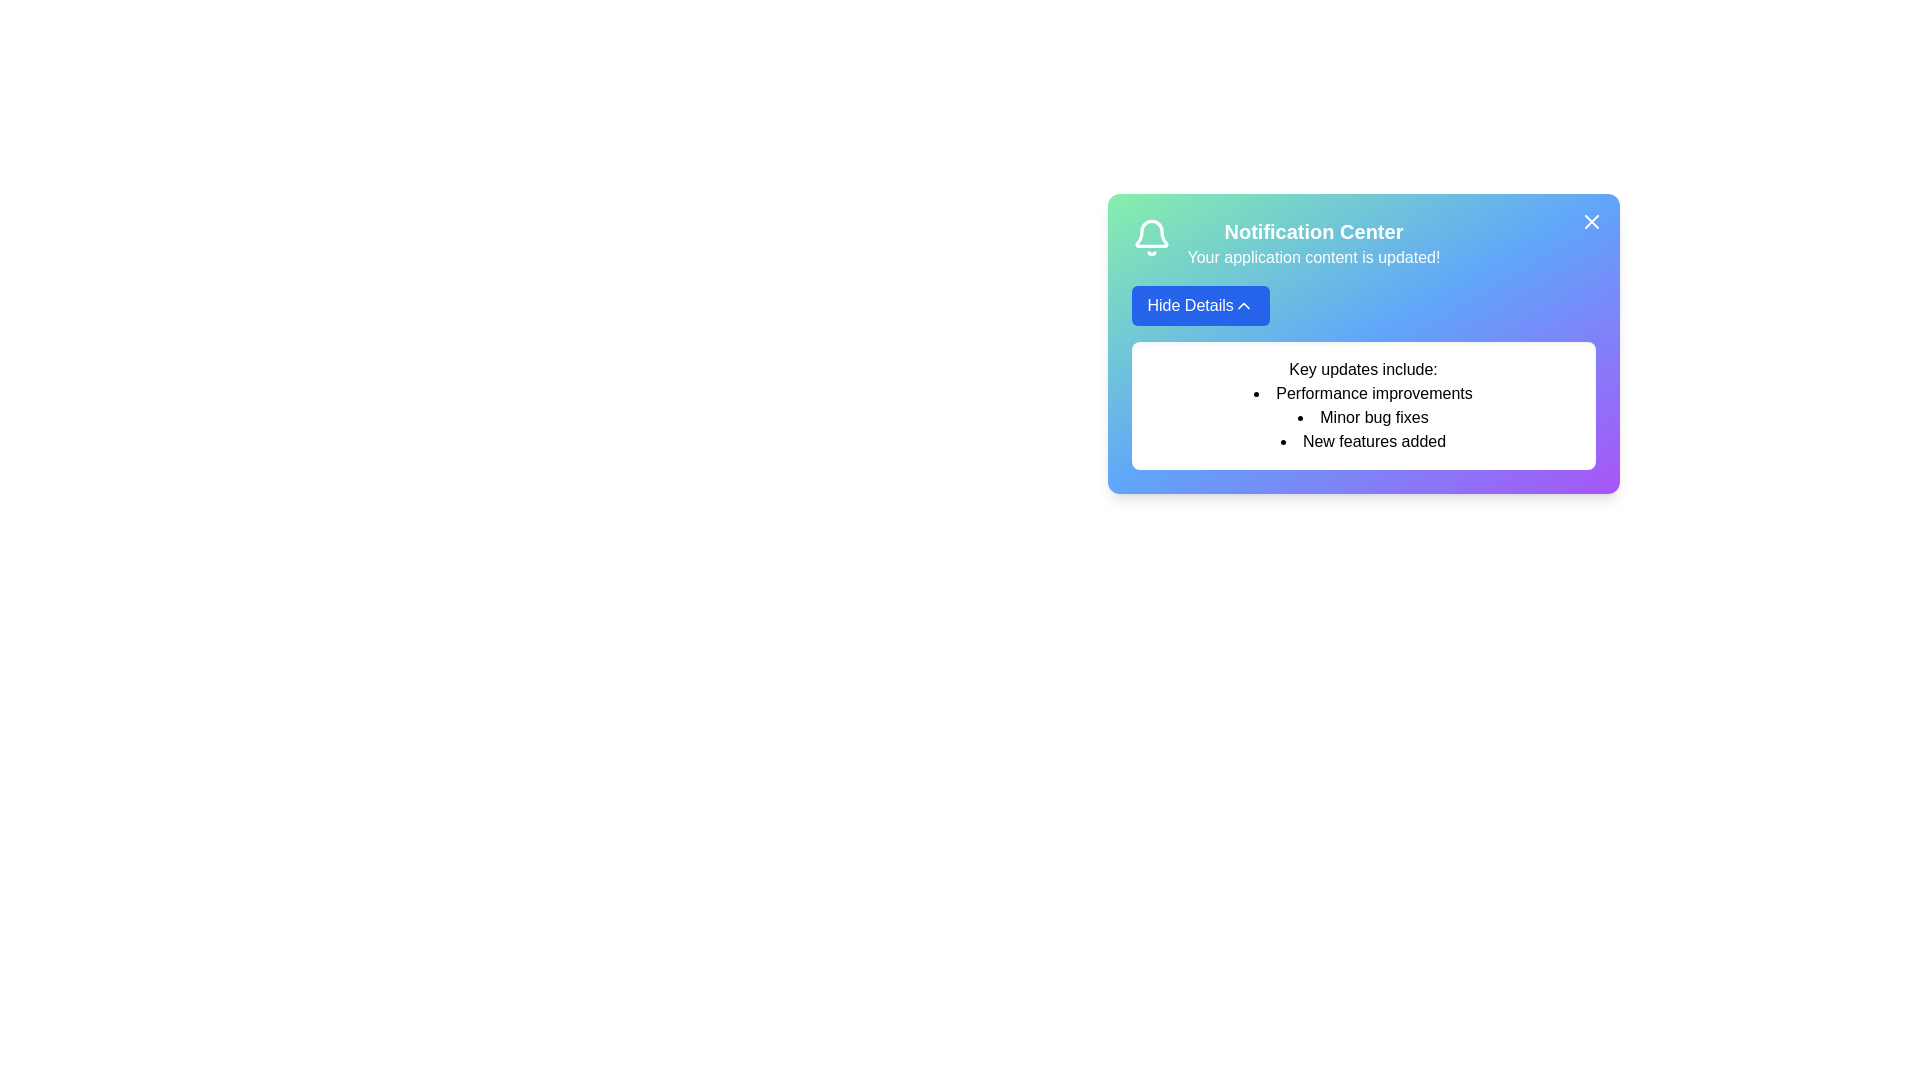 This screenshot has height=1080, width=1920. What do you see at coordinates (1590, 222) in the screenshot?
I see `the close button (X) to dismiss the notification` at bounding box center [1590, 222].